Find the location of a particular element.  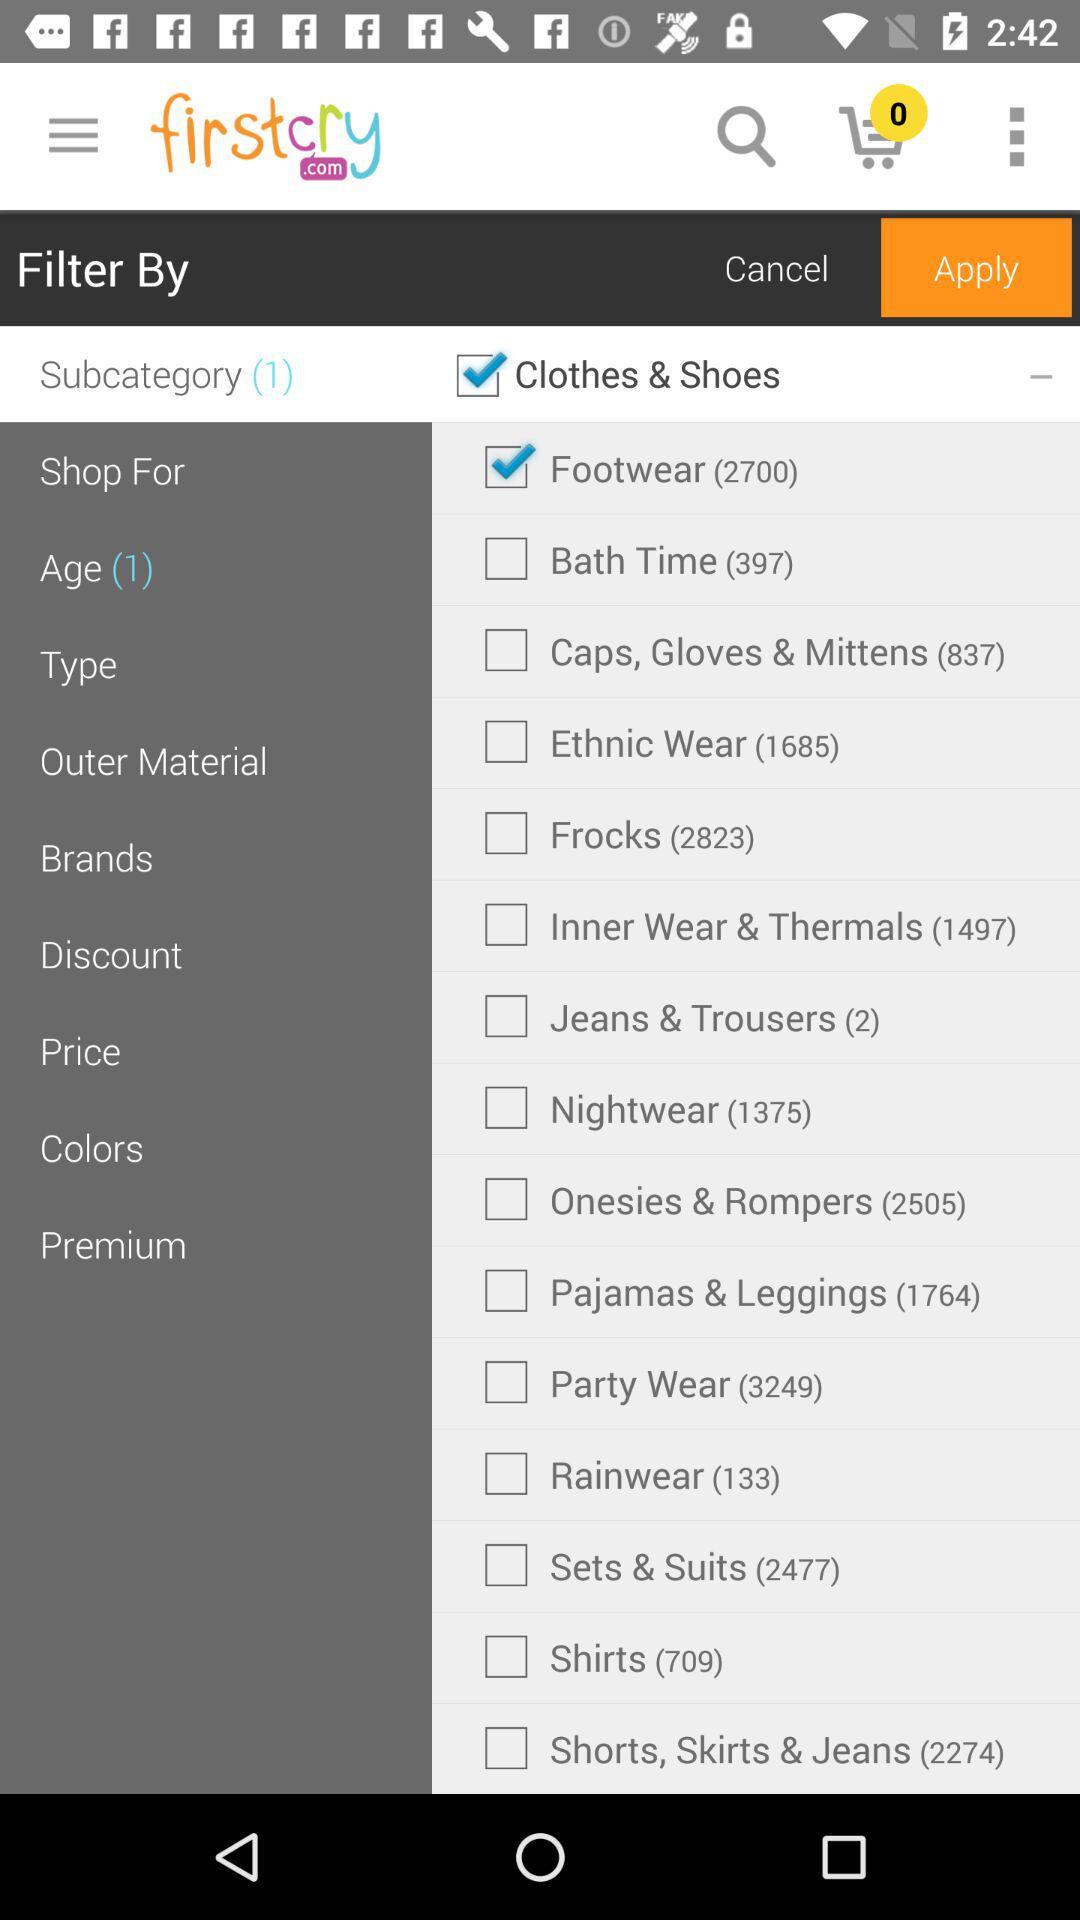

the brands item is located at coordinates (96, 857).